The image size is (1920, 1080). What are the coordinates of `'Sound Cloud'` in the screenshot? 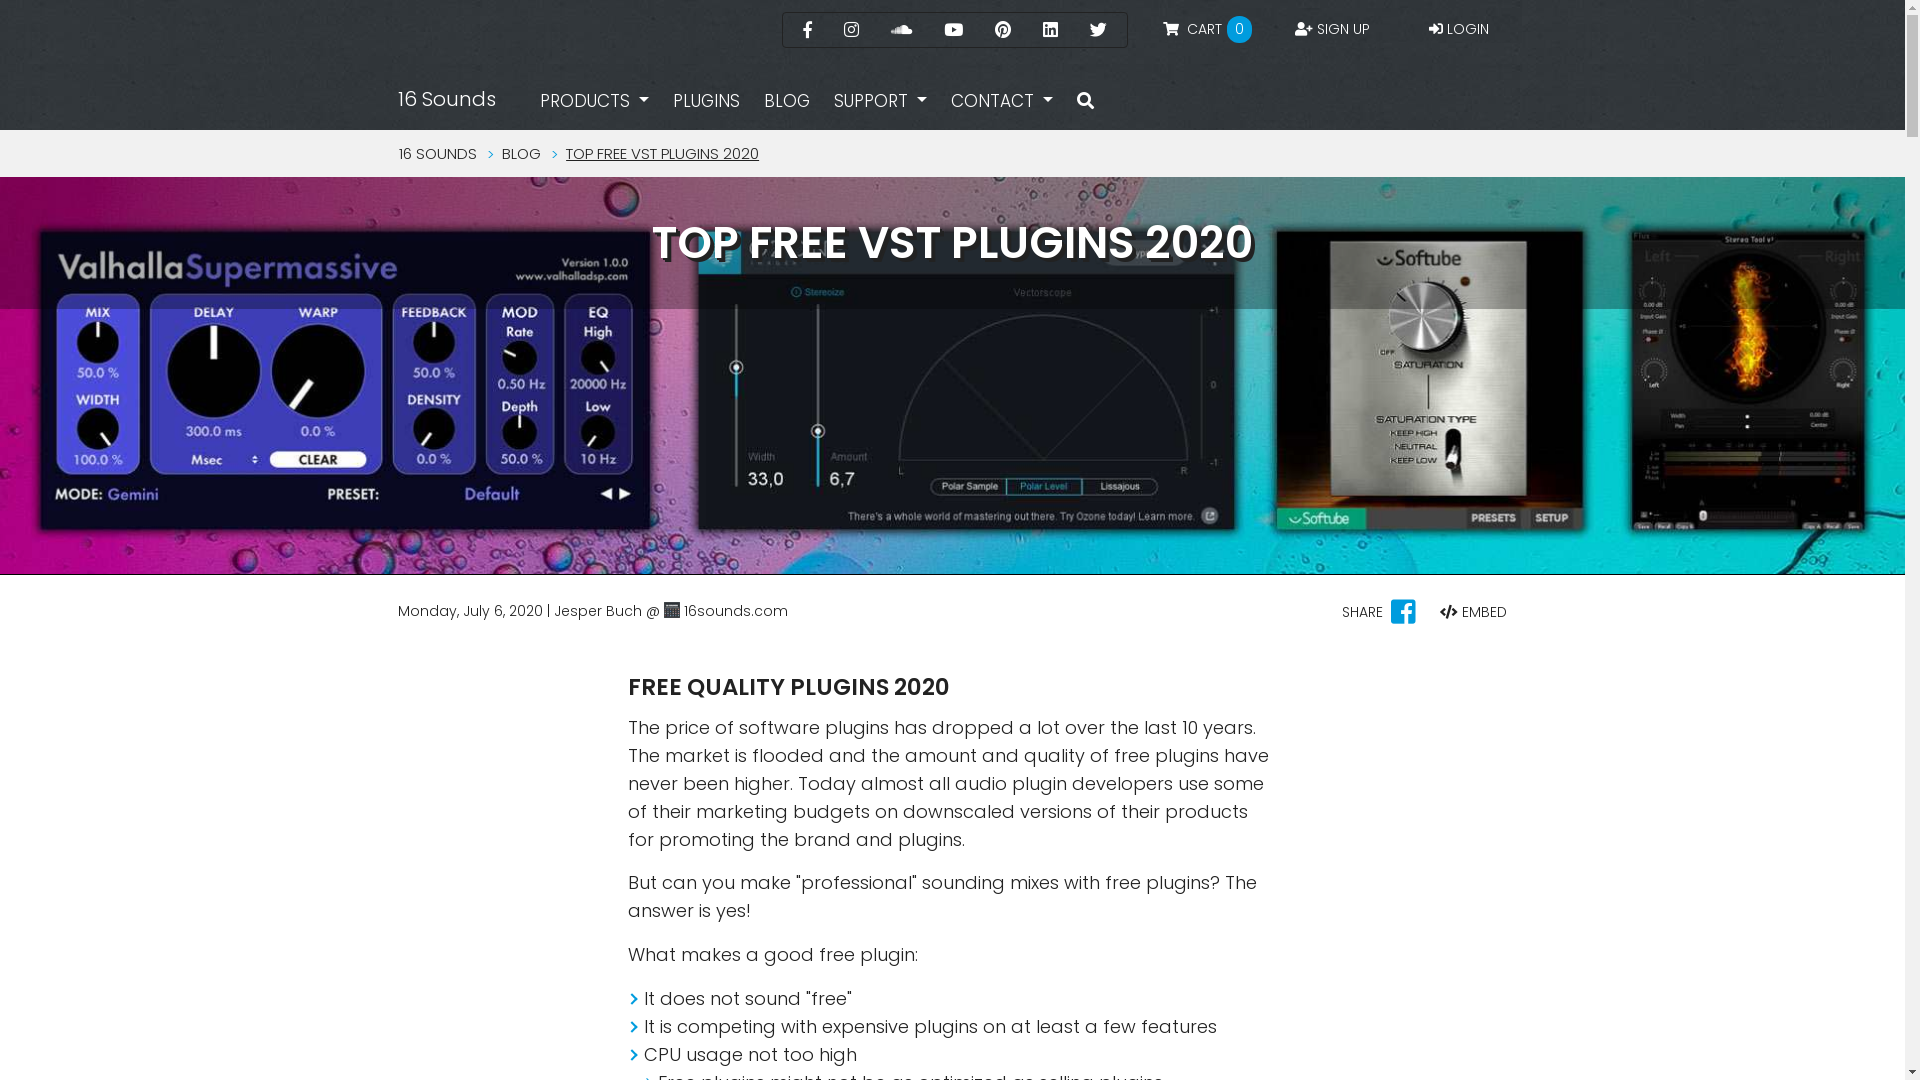 It's located at (899, 30).